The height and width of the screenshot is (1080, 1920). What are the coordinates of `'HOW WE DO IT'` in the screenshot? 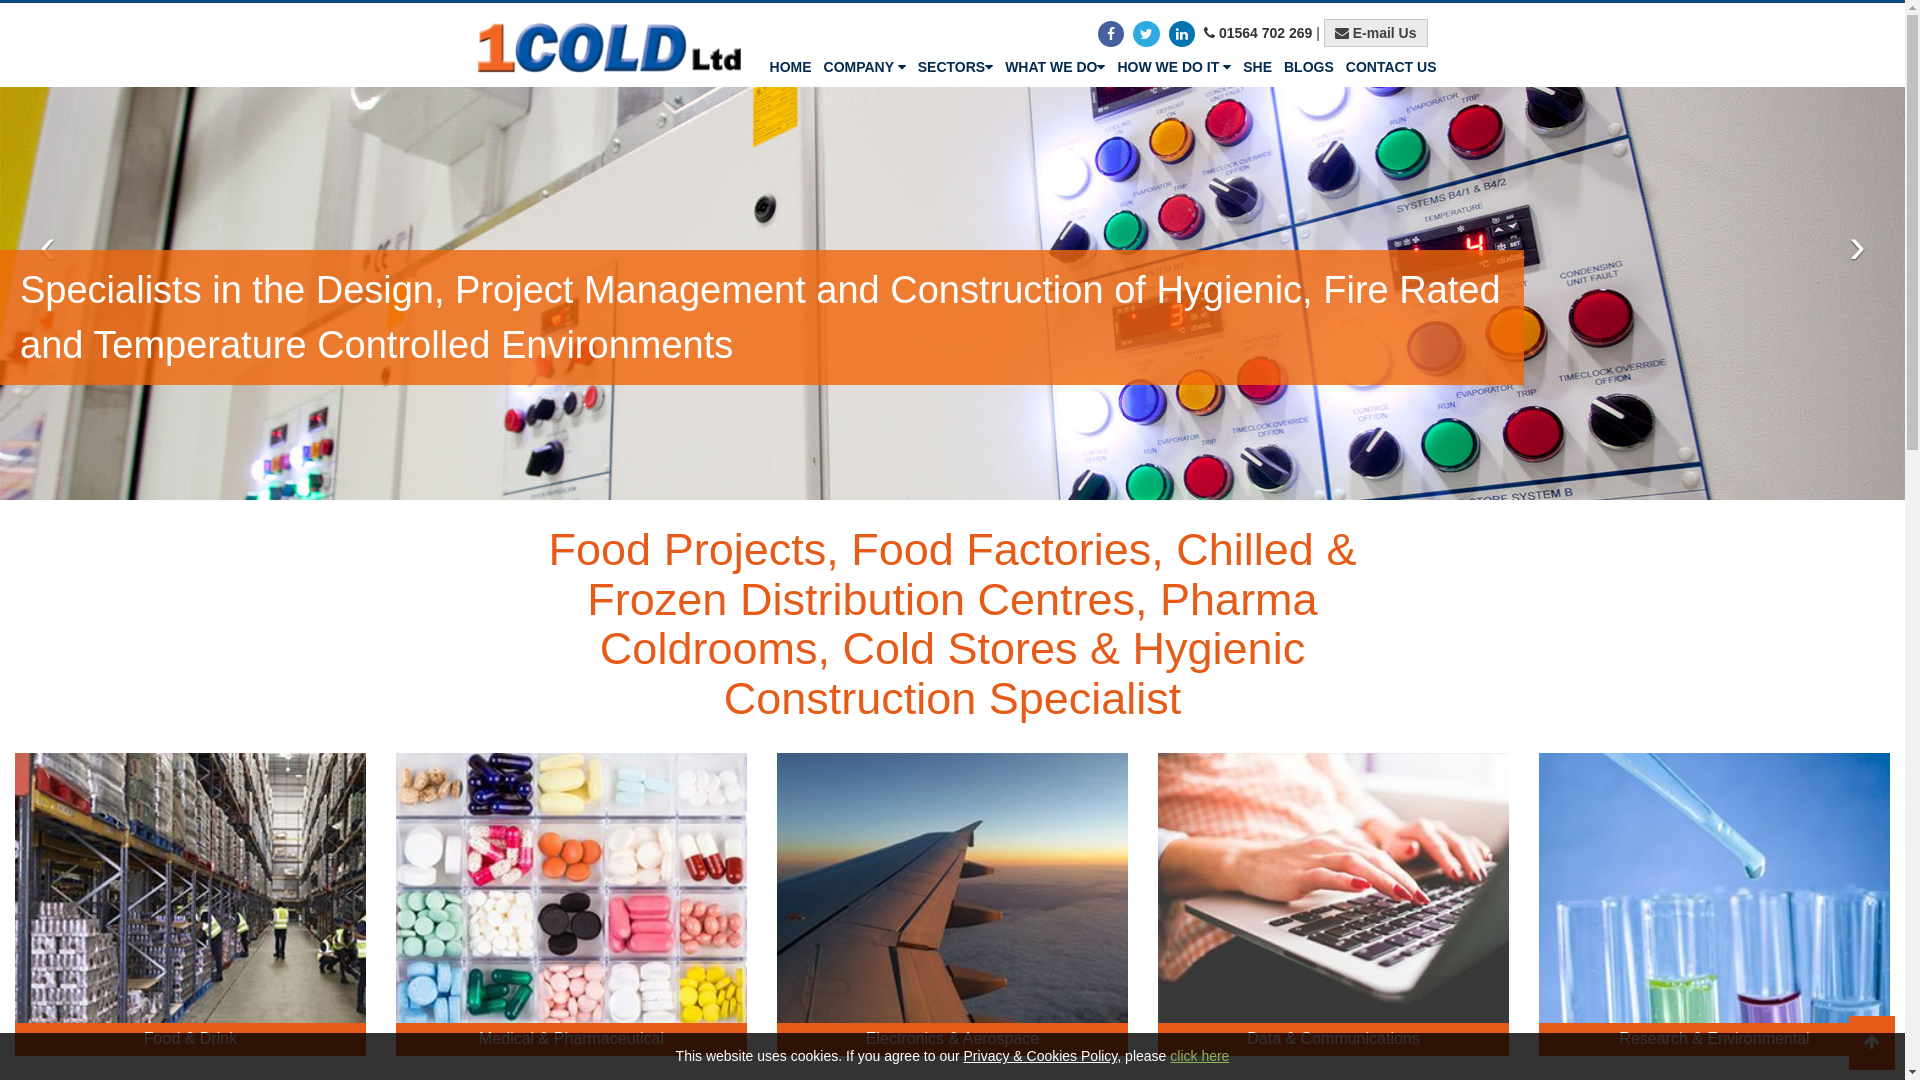 It's located at (1174, 65).